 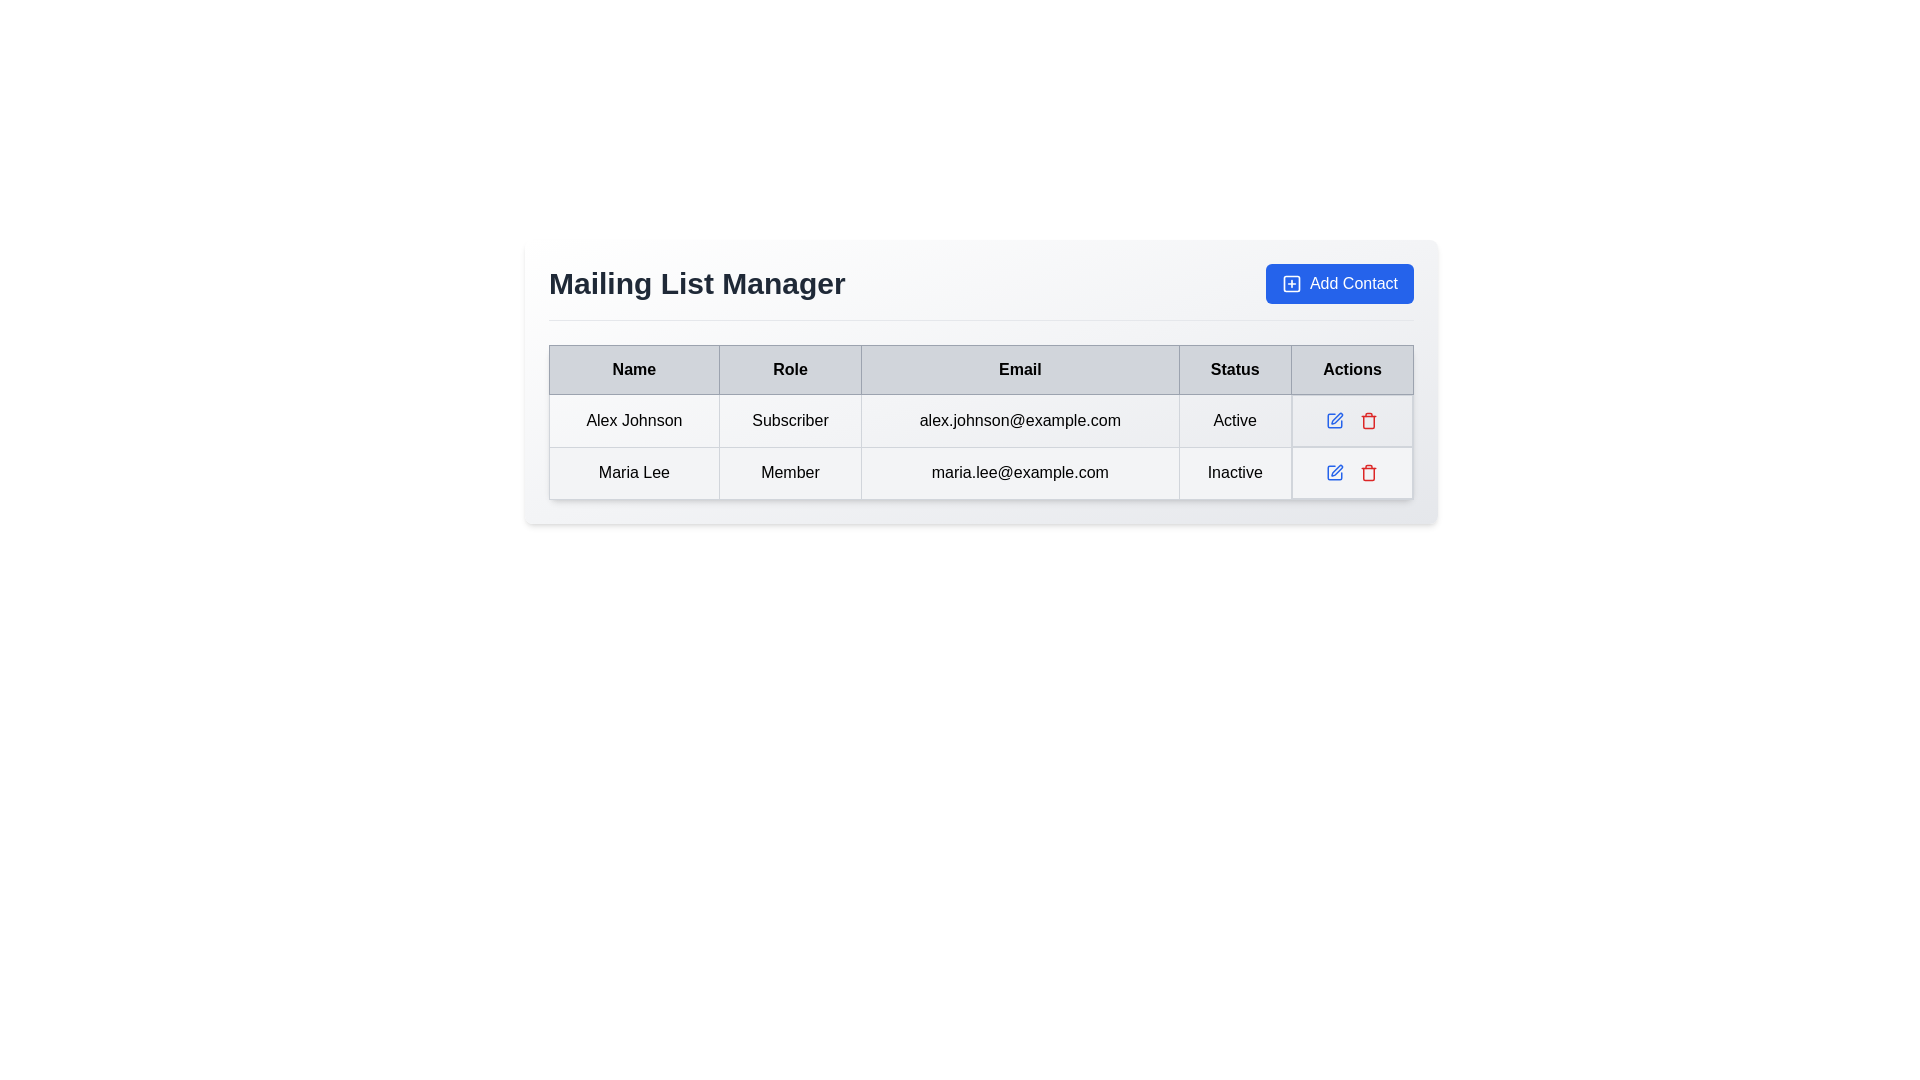 What do you see at coordinates (633, 370) in the screenshot?
I see `the 'Name' column header cell in the Mailing List Manager table, which identifies the context for the names listed in the column below` at bounding box center [633, 370].